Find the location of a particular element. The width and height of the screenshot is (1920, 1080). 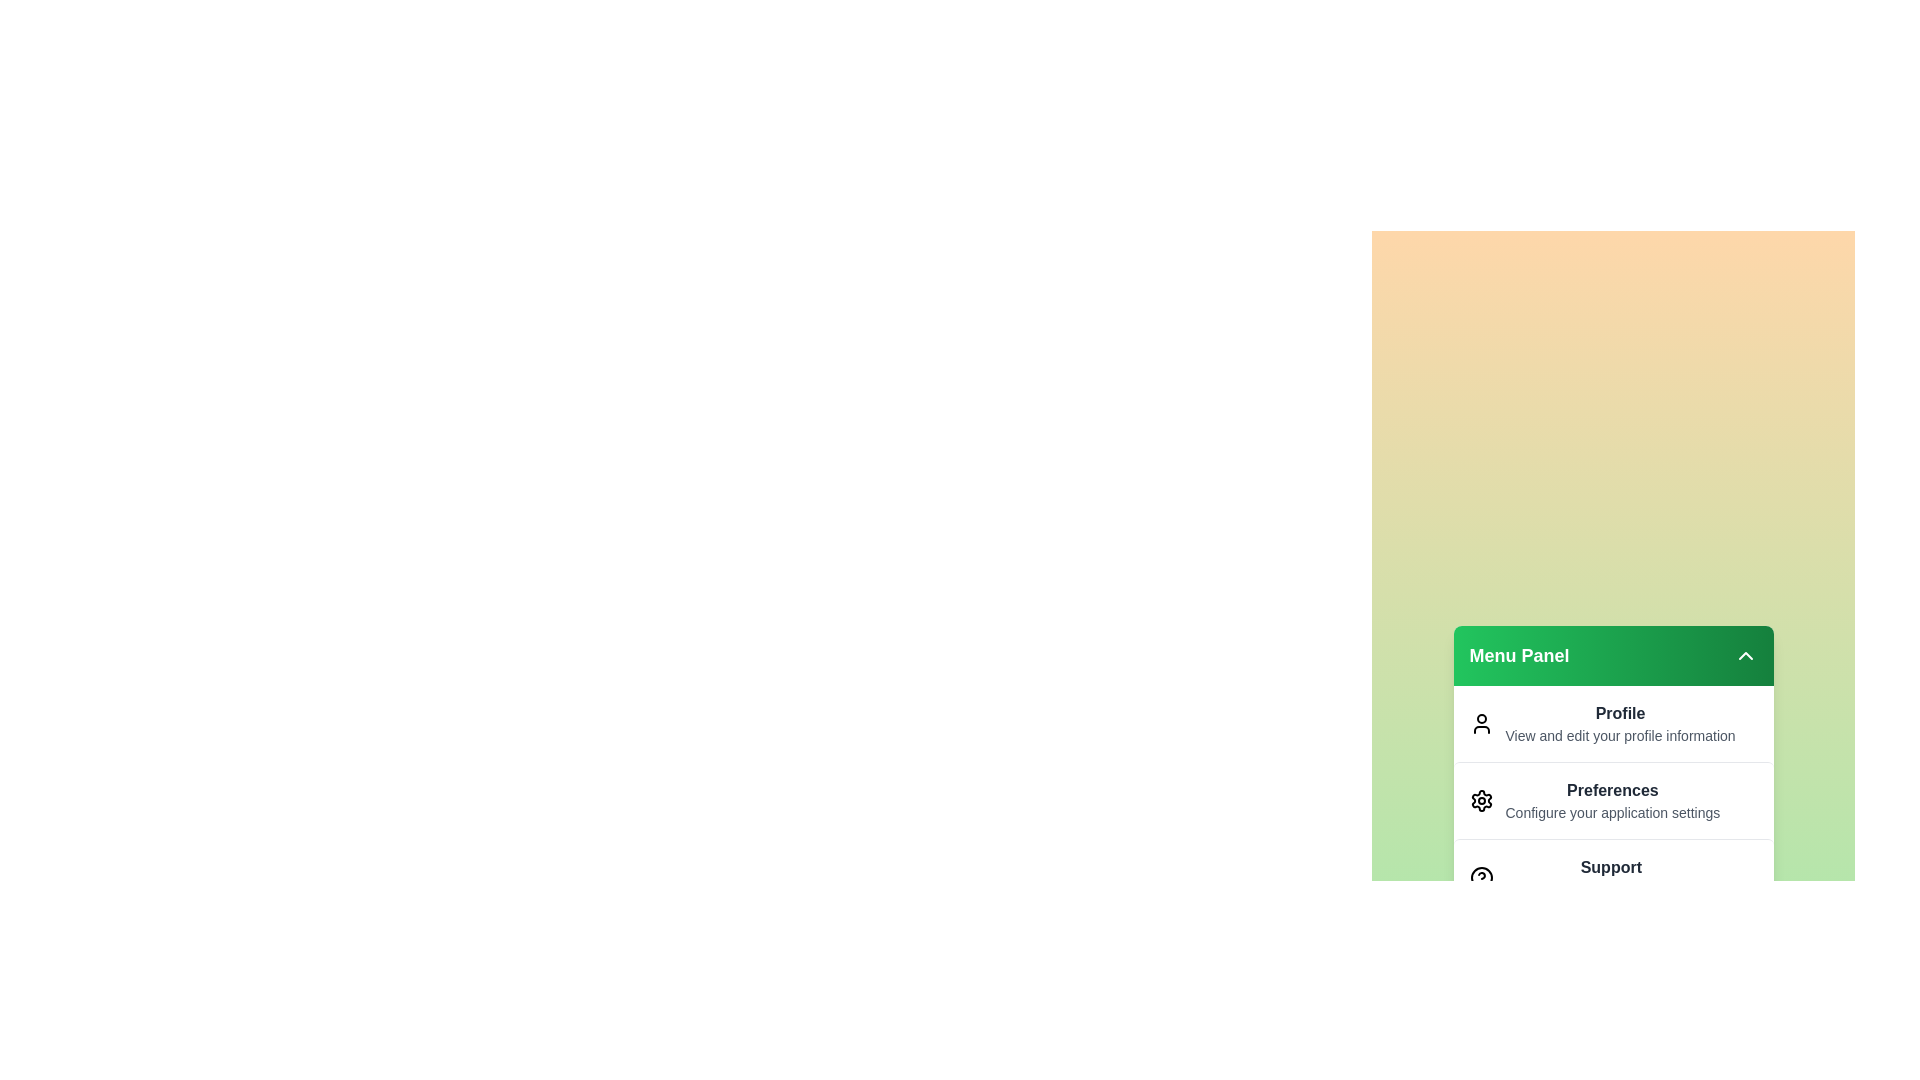

toggle button to change the menu panel state is located at coordinates (1744, 655).